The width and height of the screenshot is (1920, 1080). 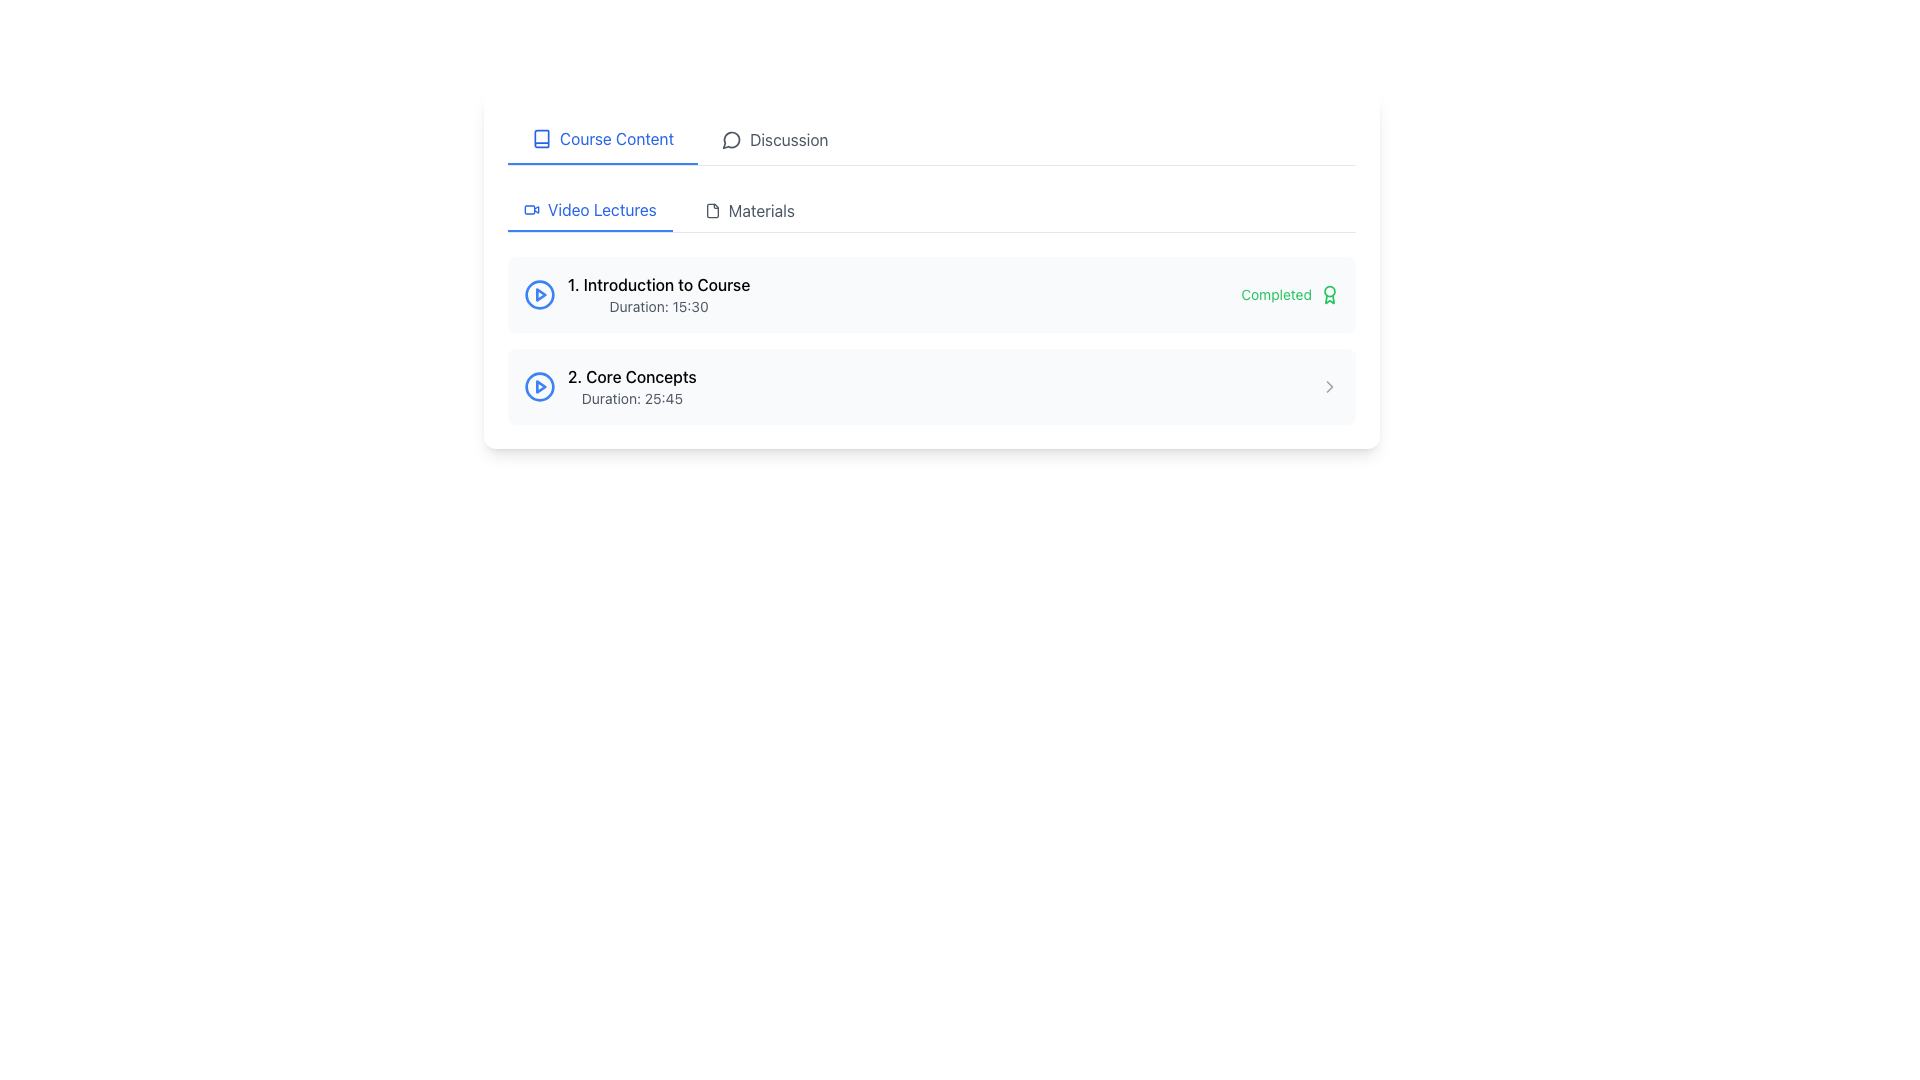 What do you see at coordinates (1329, 290) in the screenshot?
I see `the decorative circle element within the award-shaped icon located on the right-hand side of the 'Completed' text` at bounding box center [1329, 290].